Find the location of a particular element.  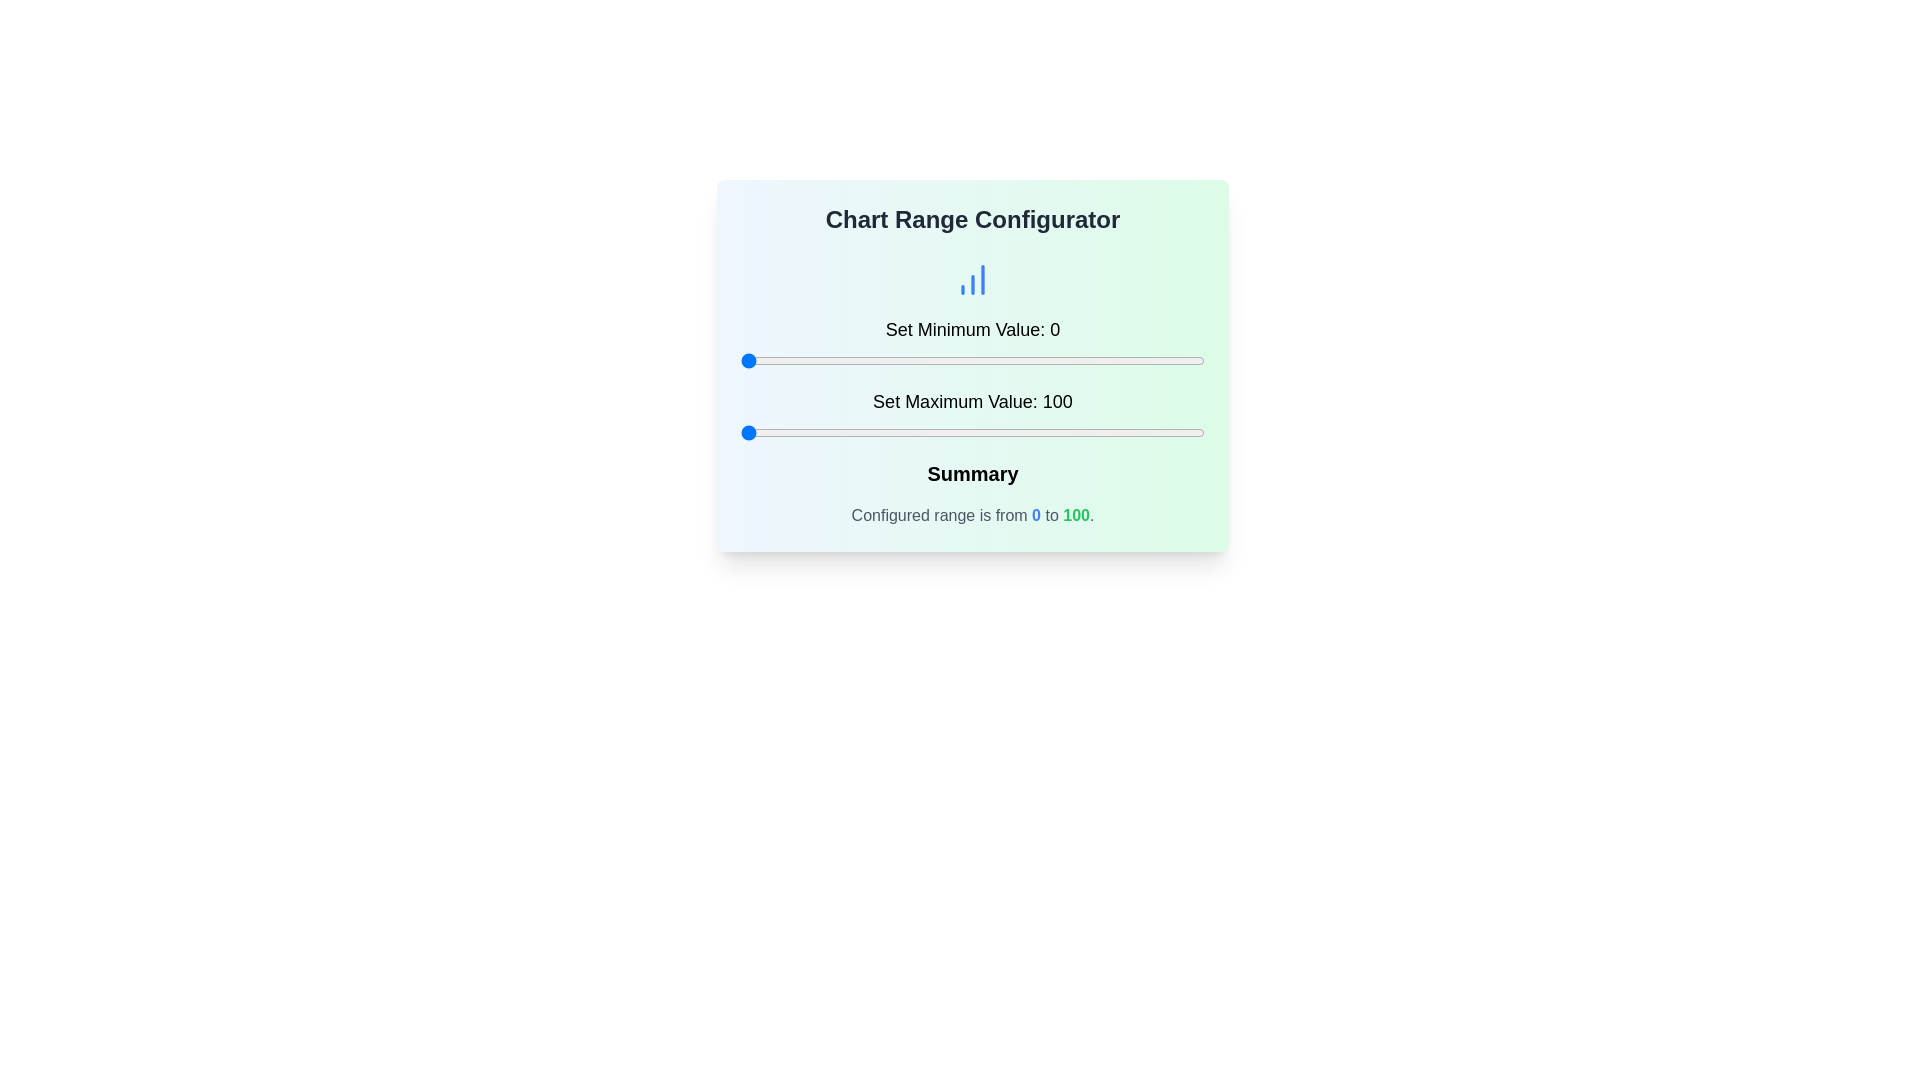

the slider handle to reveal its tooltip is located at coordinates (973, 361).